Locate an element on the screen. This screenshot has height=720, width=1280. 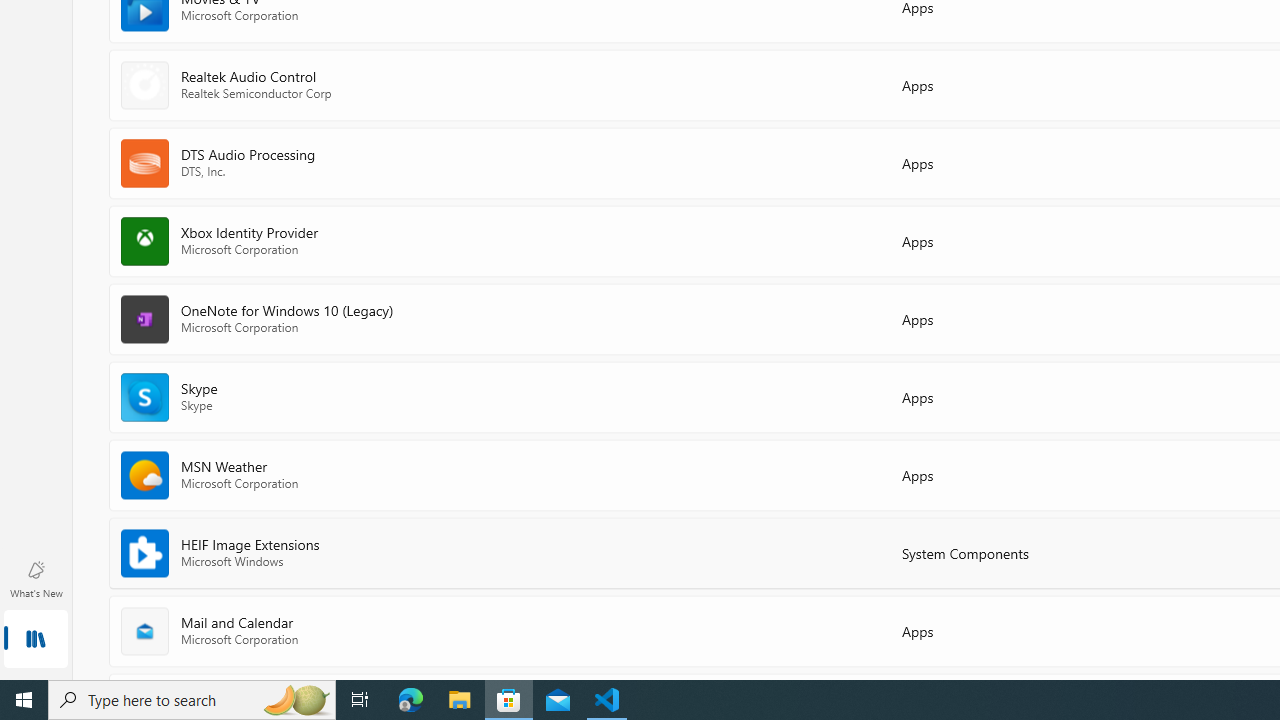
'What' is located at coordinates (35, 578).